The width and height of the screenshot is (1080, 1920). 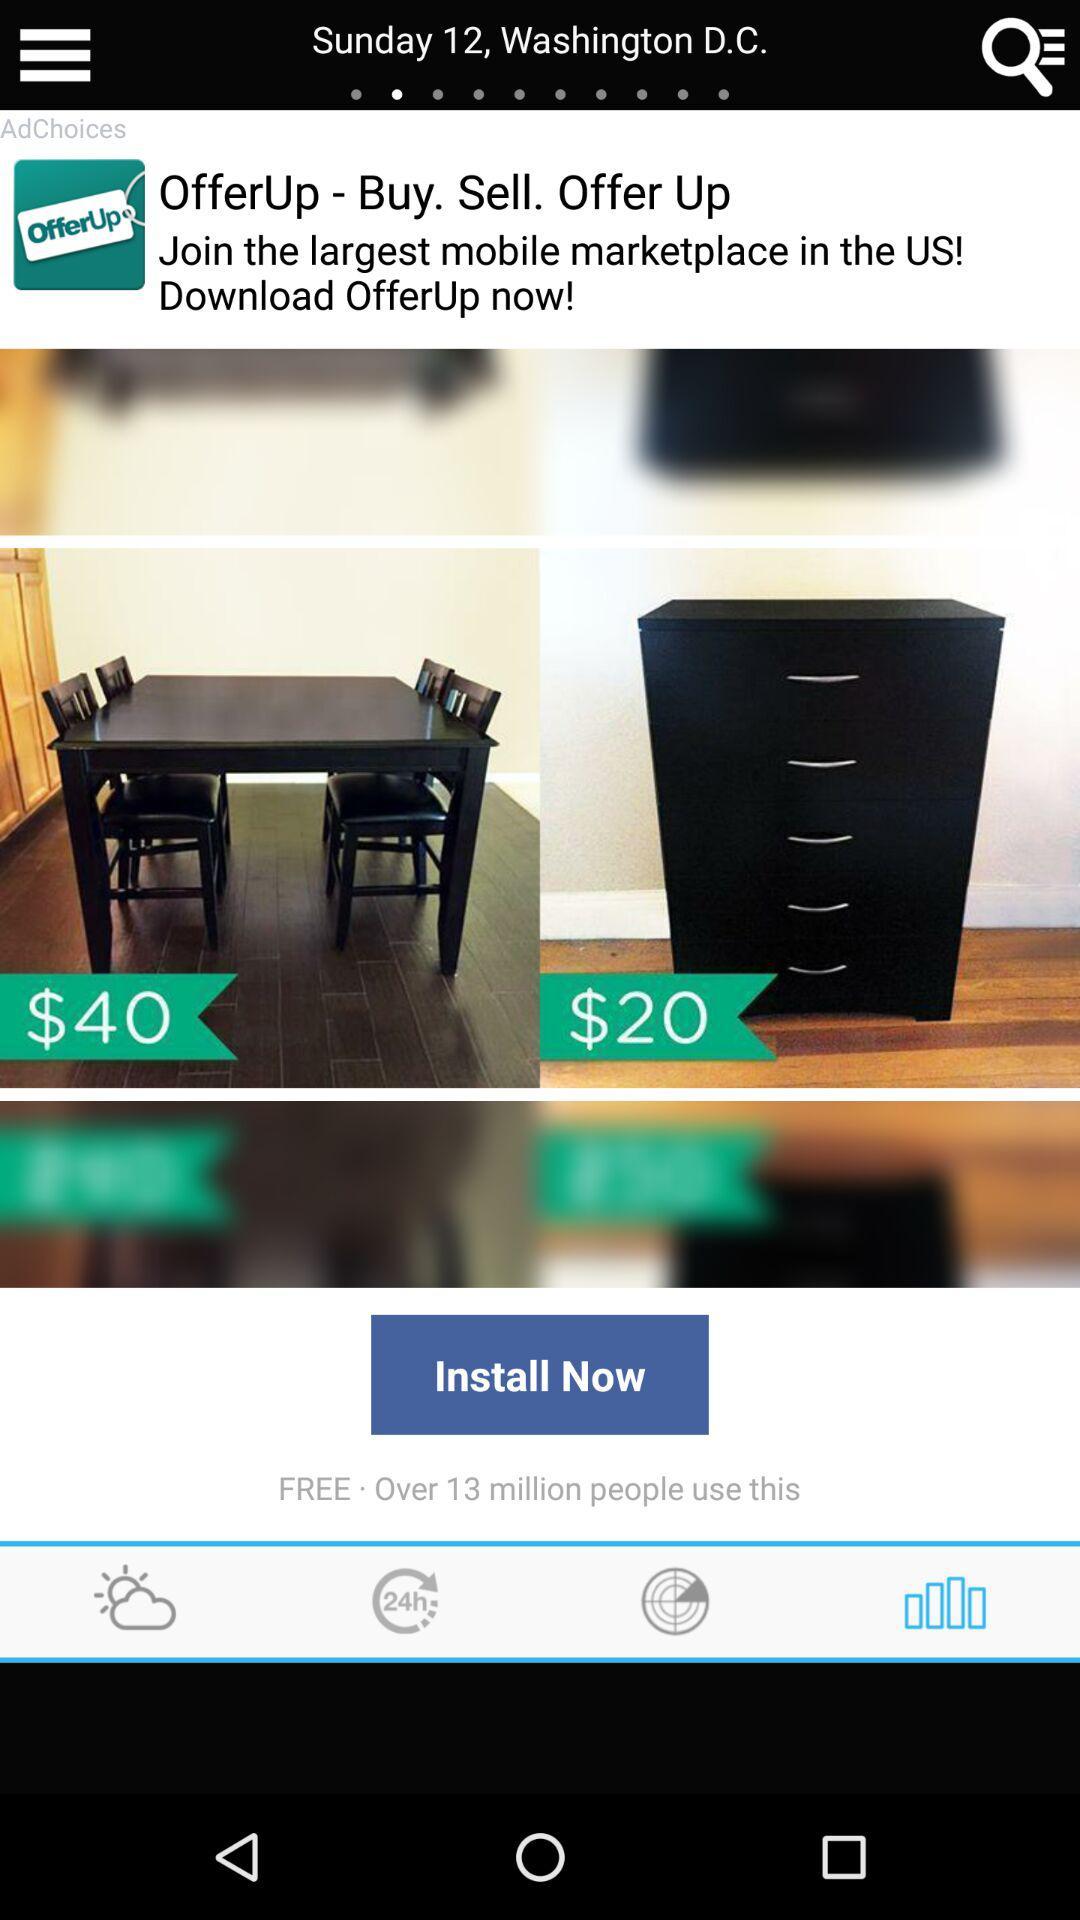 What do you see at coordinates (54, 55) in the screenshot?
I see `the main menu` at bounding box center [54, 55].